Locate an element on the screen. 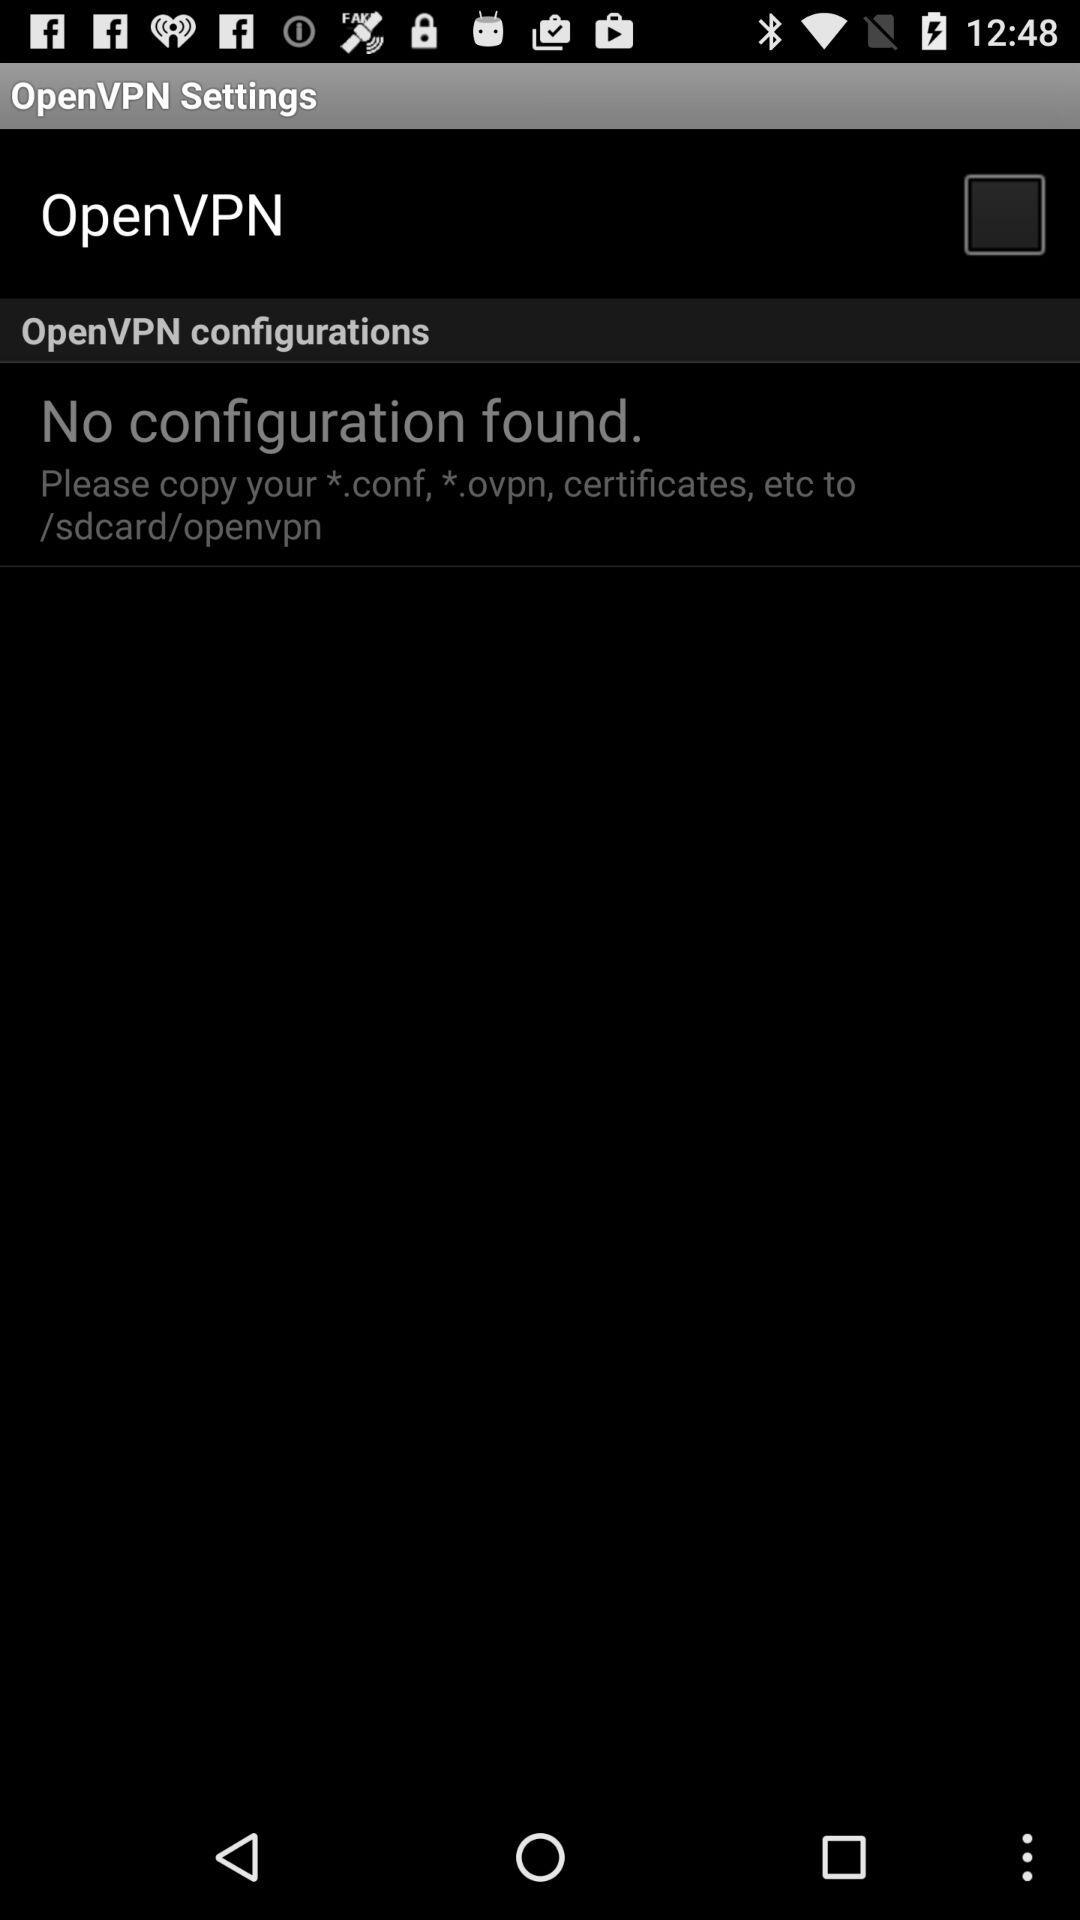 Image resolution: width=1080 pixels, height=1920 pixels. item above the please copy your icon is located at coordinates (341, 417).